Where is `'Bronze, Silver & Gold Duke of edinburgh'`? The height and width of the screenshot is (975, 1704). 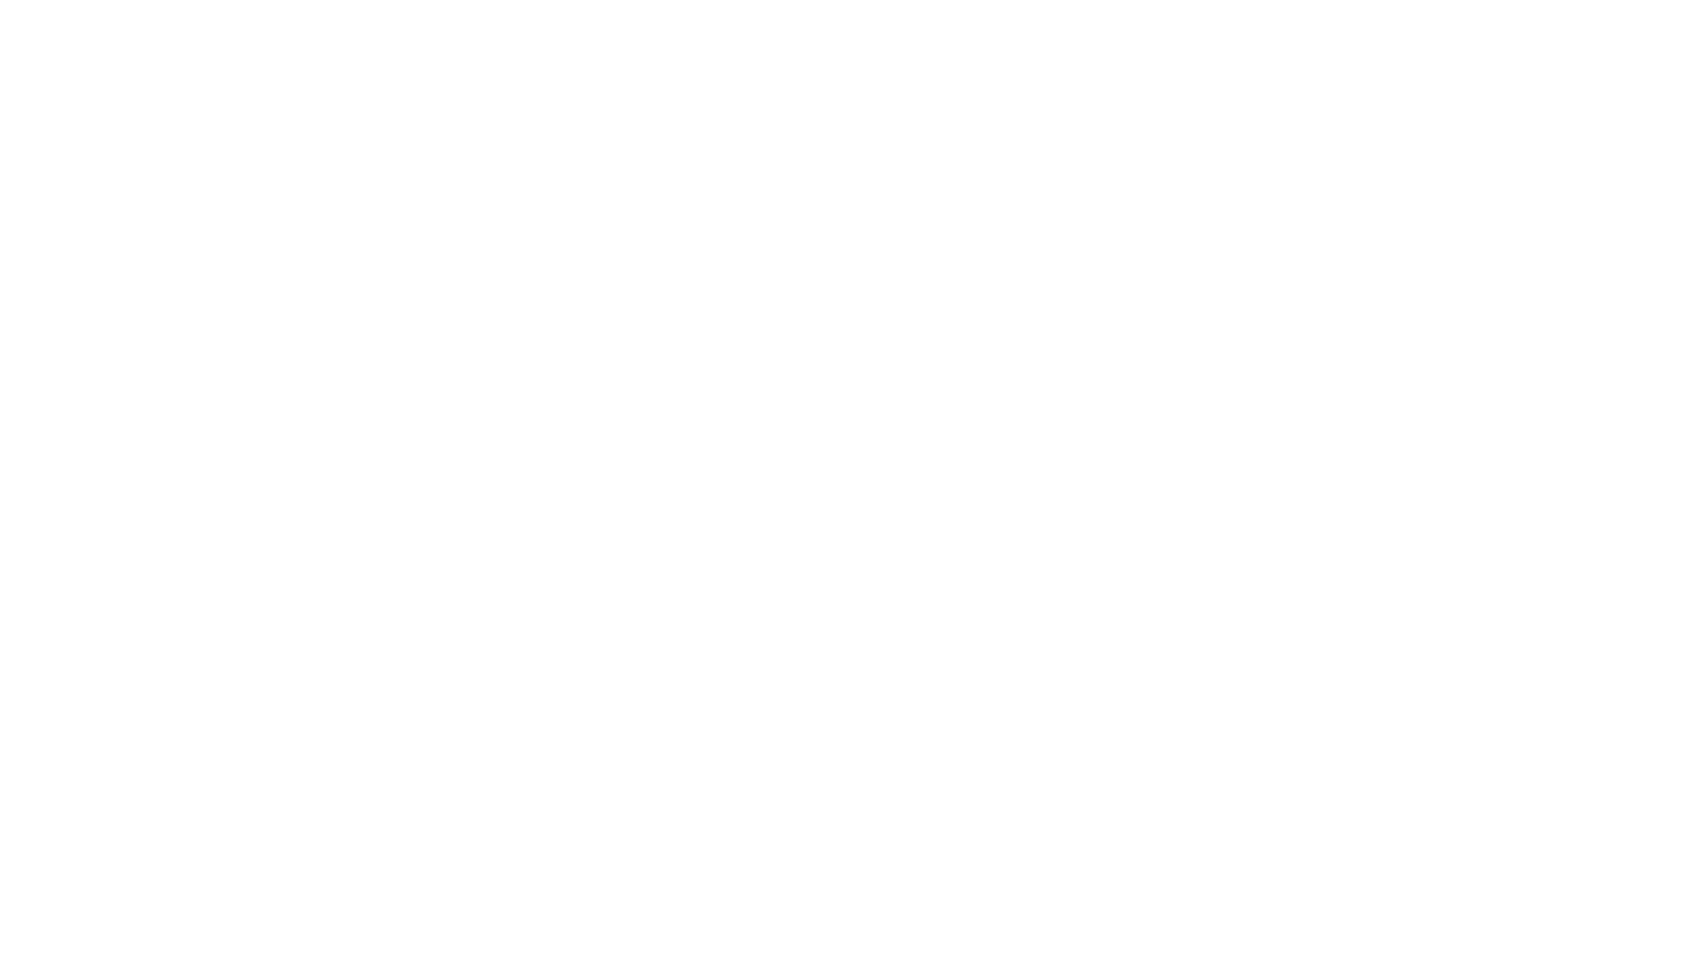 'Bronze, Silver & Gold Duke of edinburgh' is located at coordinates (1453, 683).